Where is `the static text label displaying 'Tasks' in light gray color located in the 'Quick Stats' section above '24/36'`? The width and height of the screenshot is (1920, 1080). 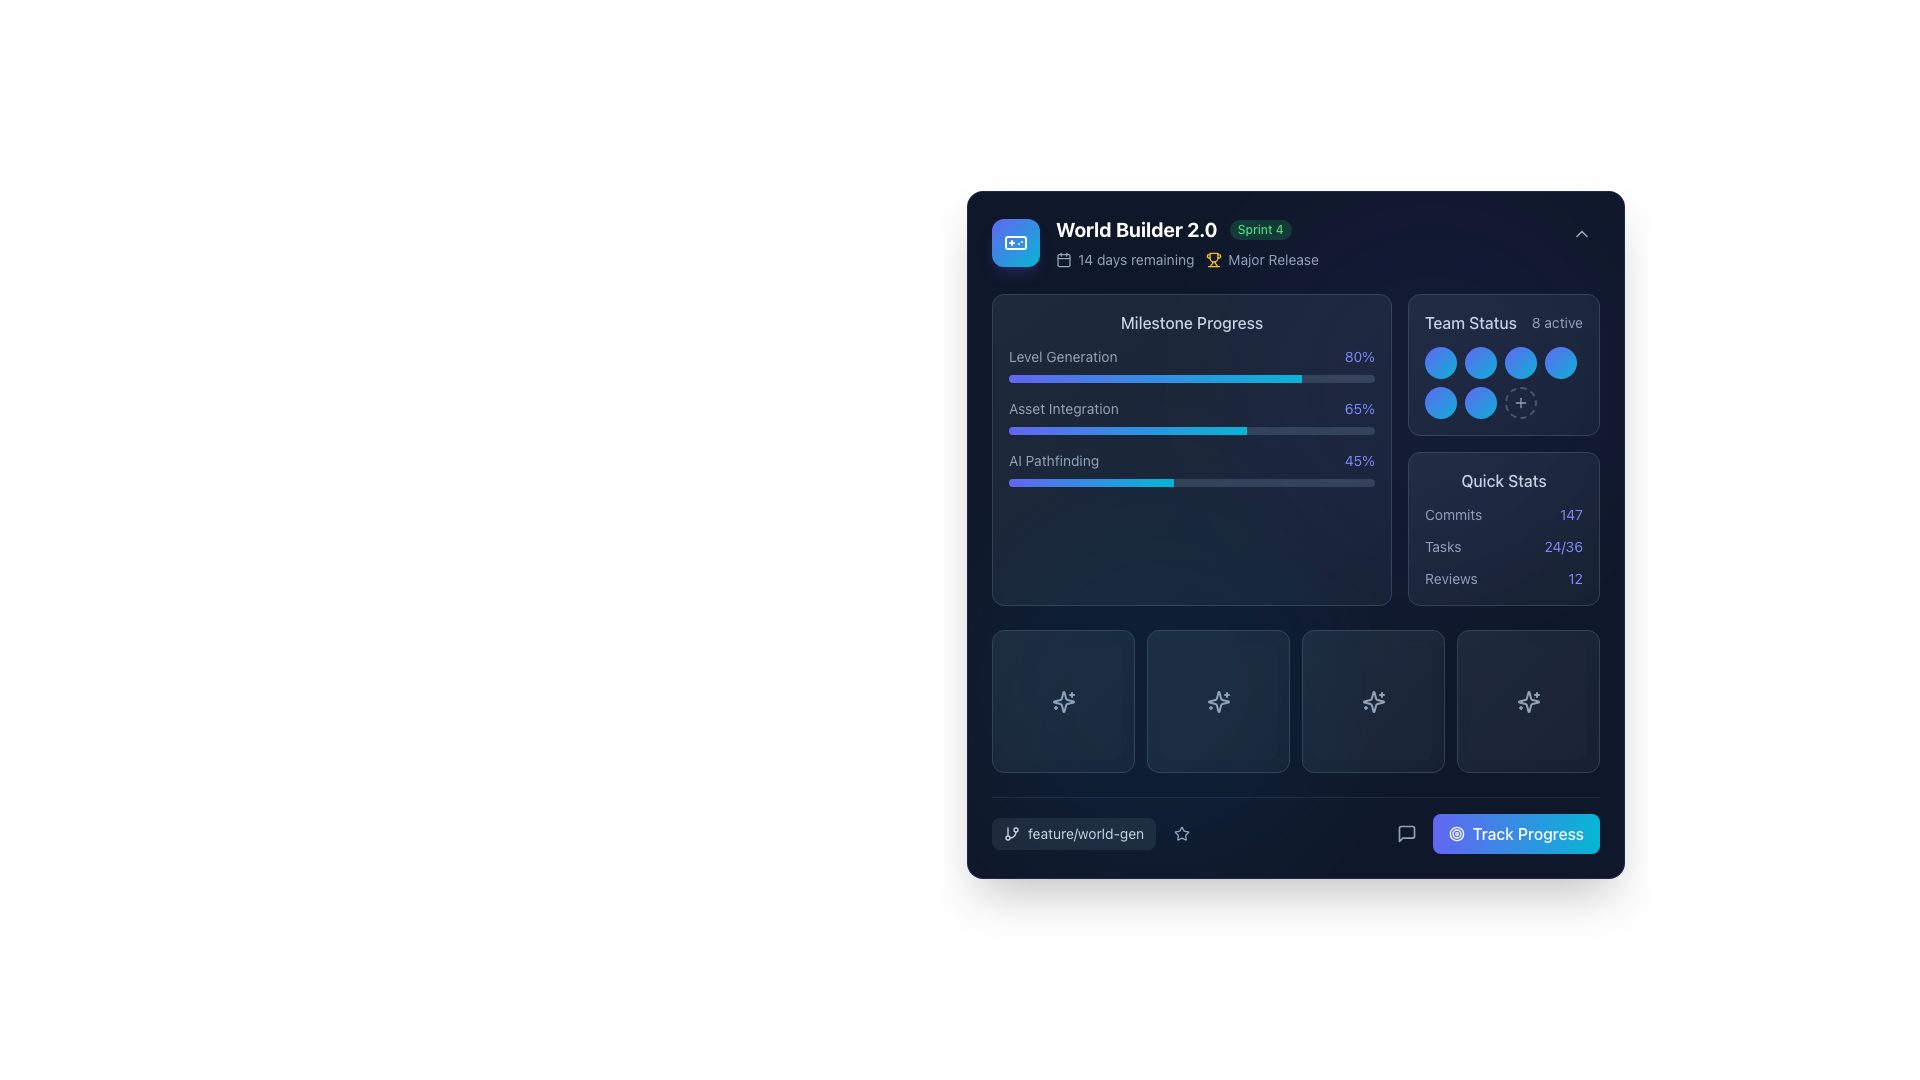
the static text label displaying 'Tasks' in light gray color located in the 'Quick Stats' section above '24/36' is located at coordinates (1443, 547).